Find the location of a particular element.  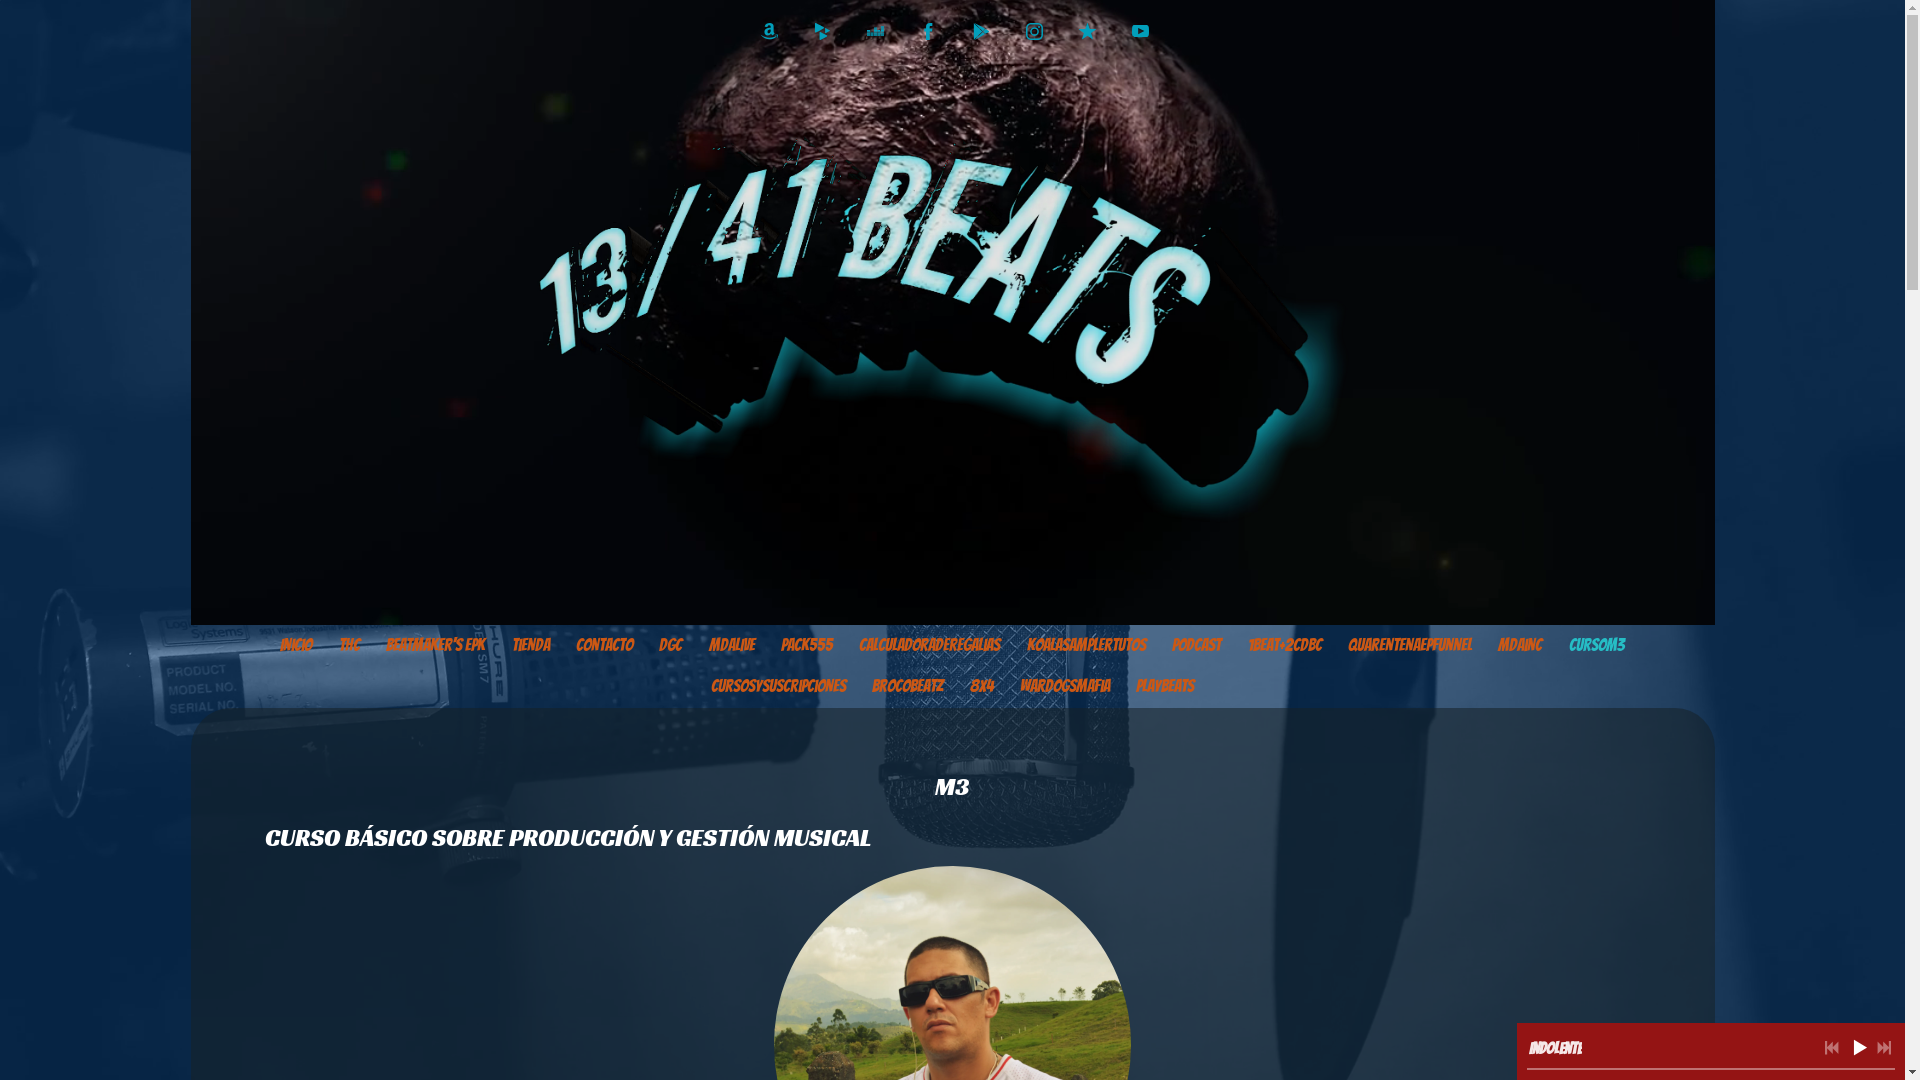

'Reproducir' is located at coordinates (1846, 1045).